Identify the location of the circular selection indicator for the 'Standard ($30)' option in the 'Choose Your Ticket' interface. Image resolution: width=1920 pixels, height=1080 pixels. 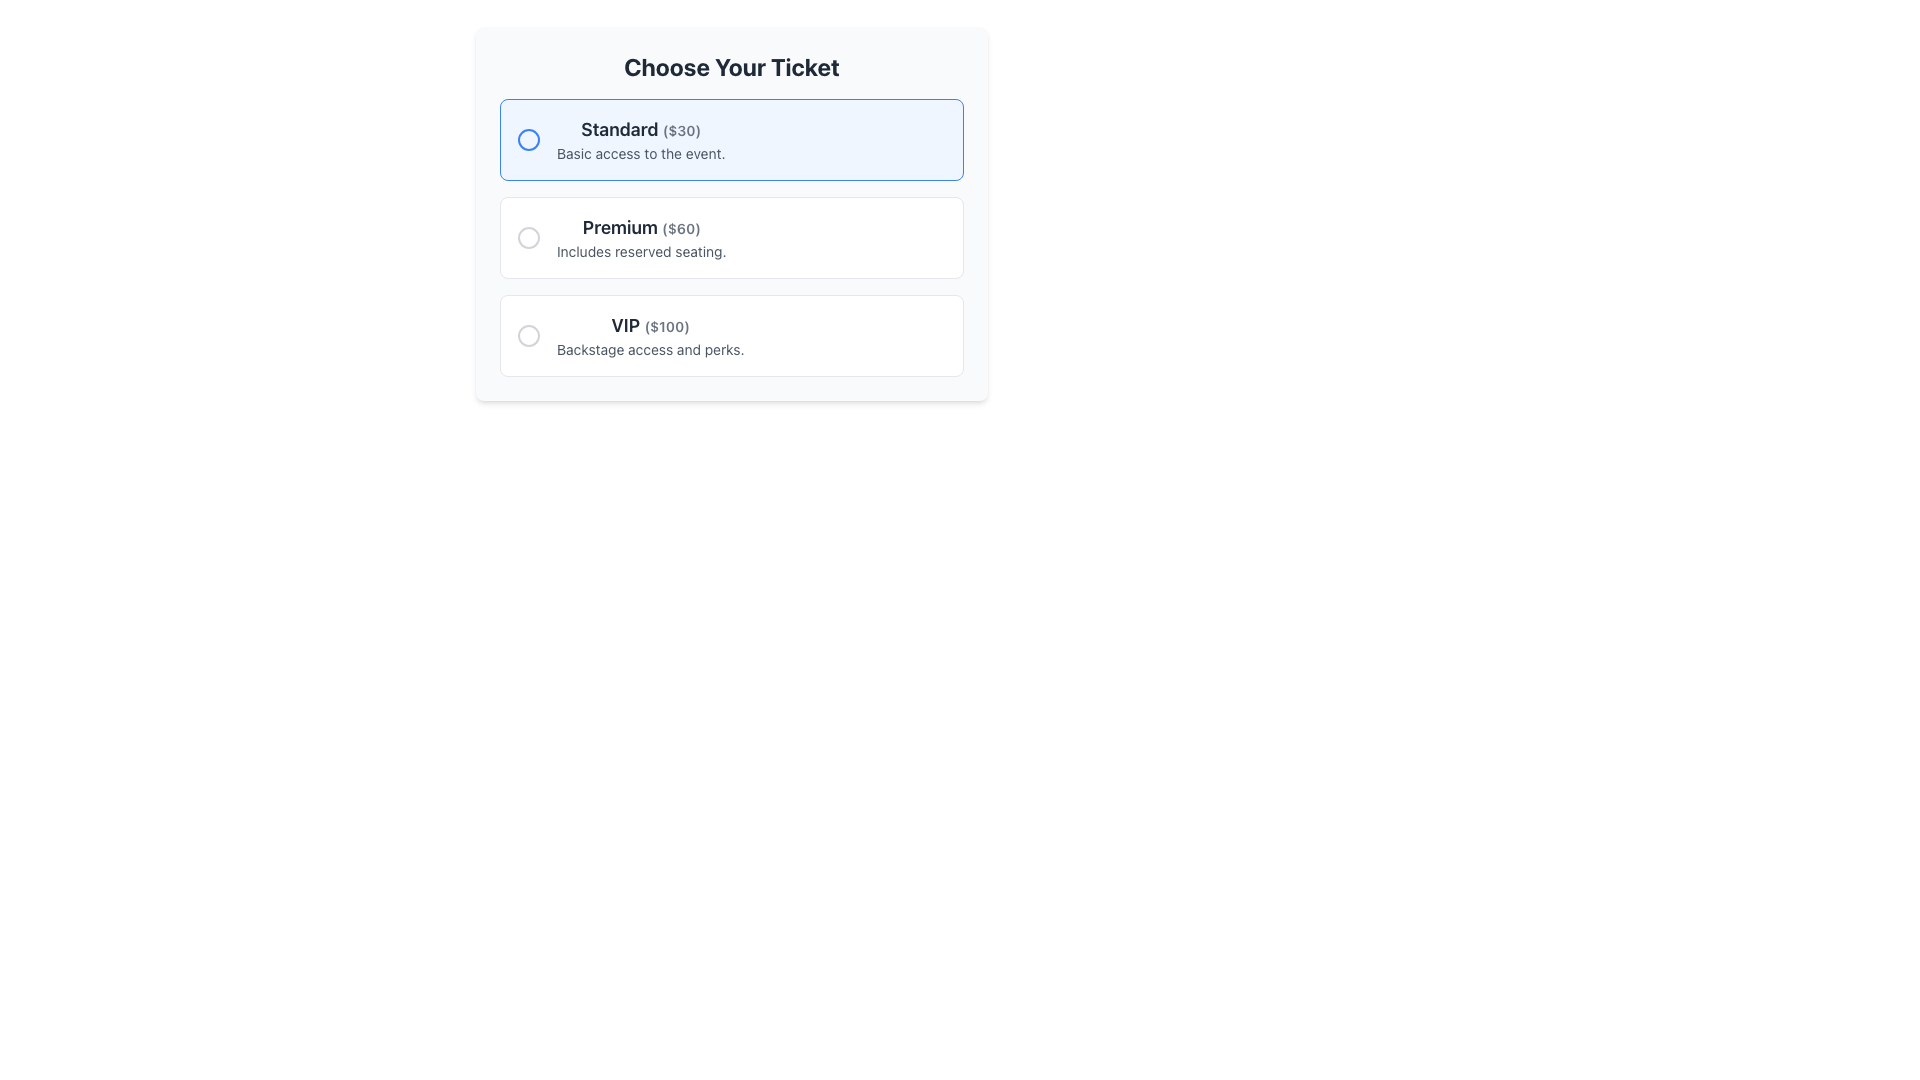
(528, 138).